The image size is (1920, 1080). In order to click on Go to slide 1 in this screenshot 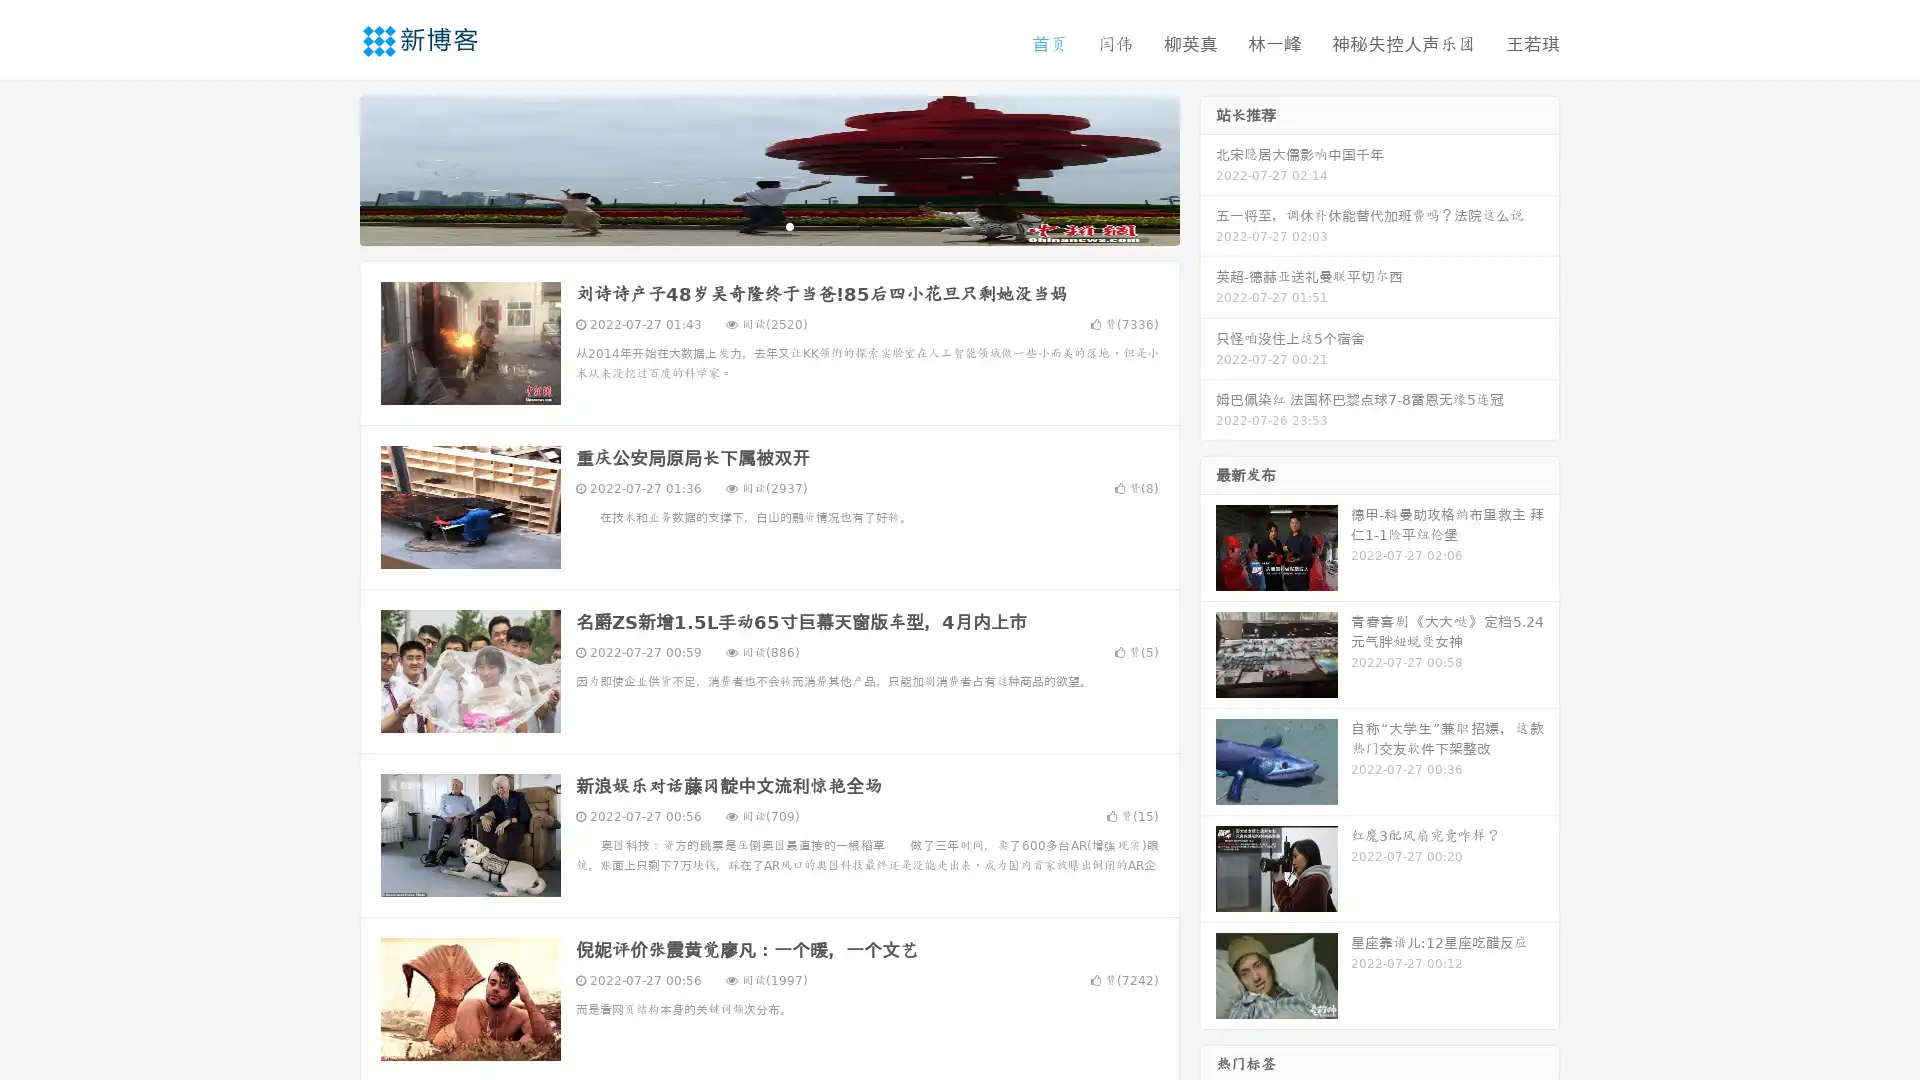, I will do `click(748, 225)`.